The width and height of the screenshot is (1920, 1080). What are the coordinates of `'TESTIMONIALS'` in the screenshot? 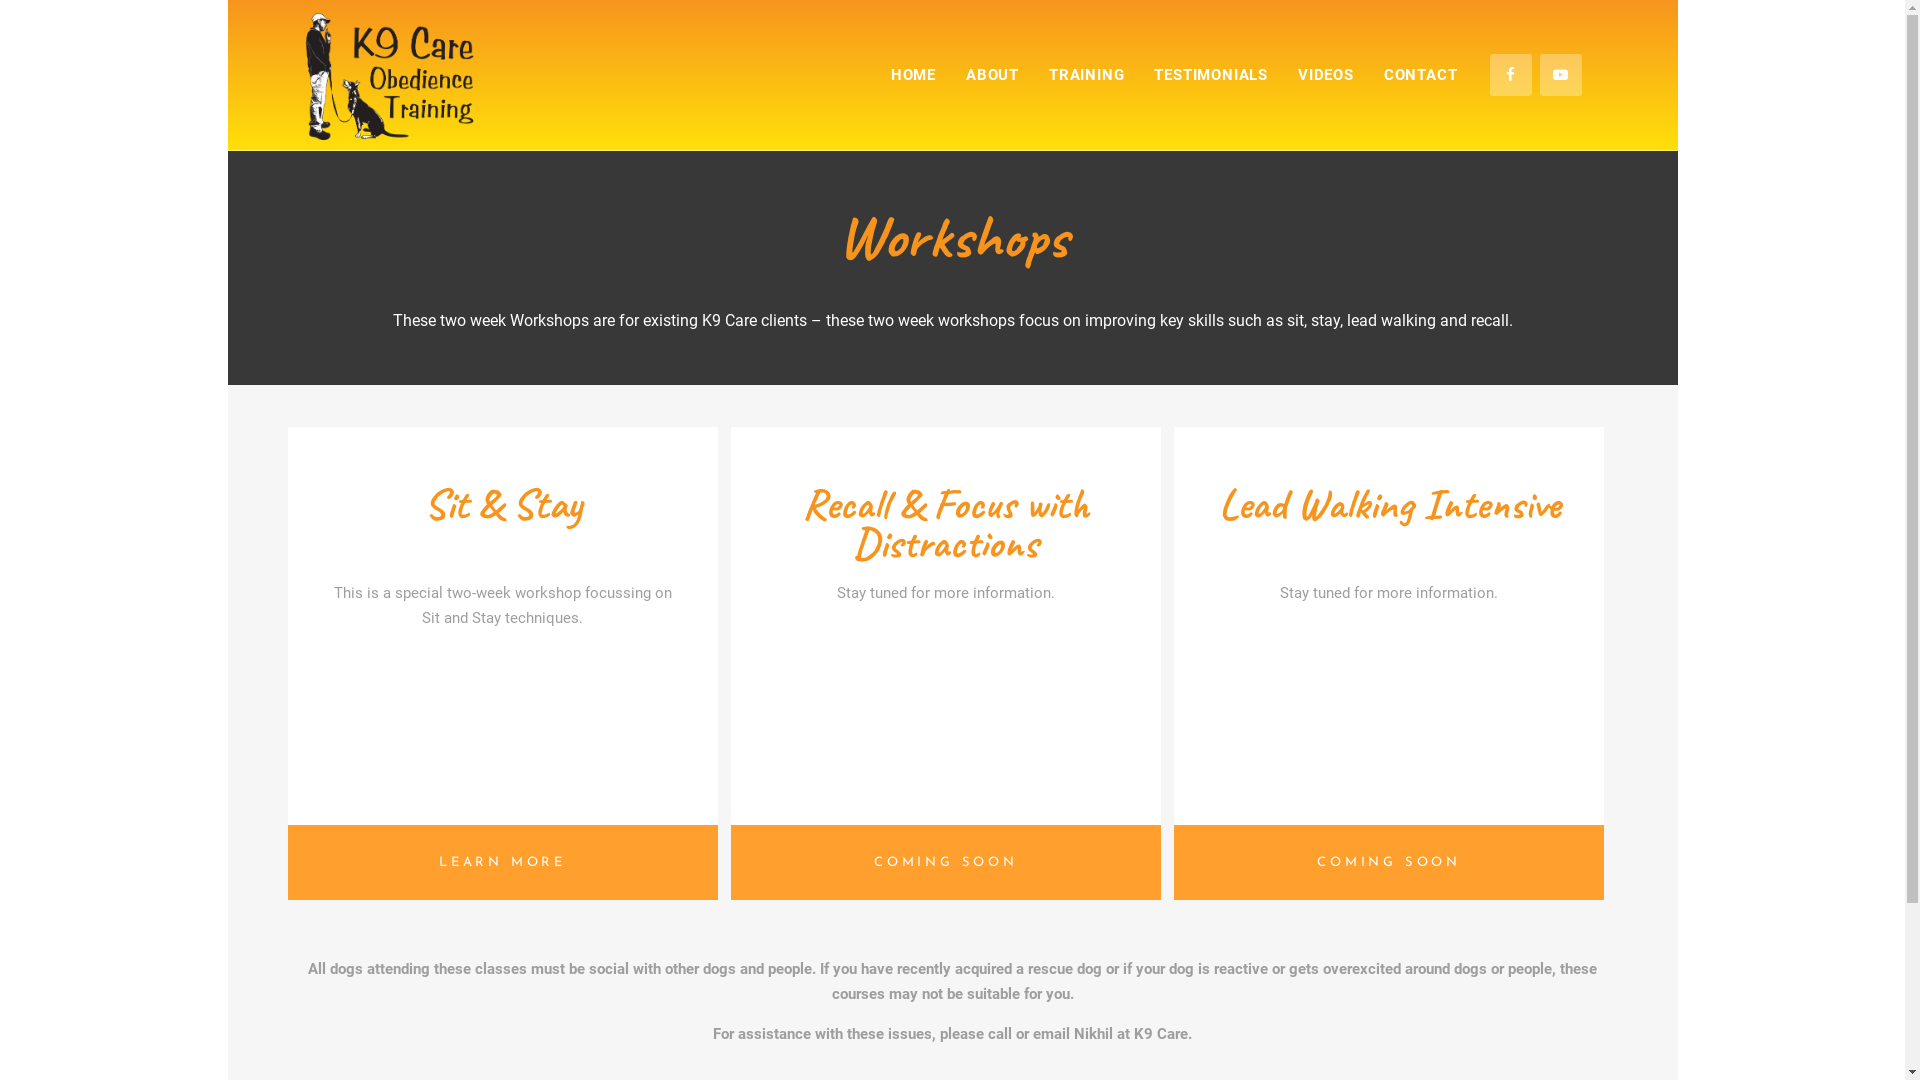 It's located at (1209, 73).